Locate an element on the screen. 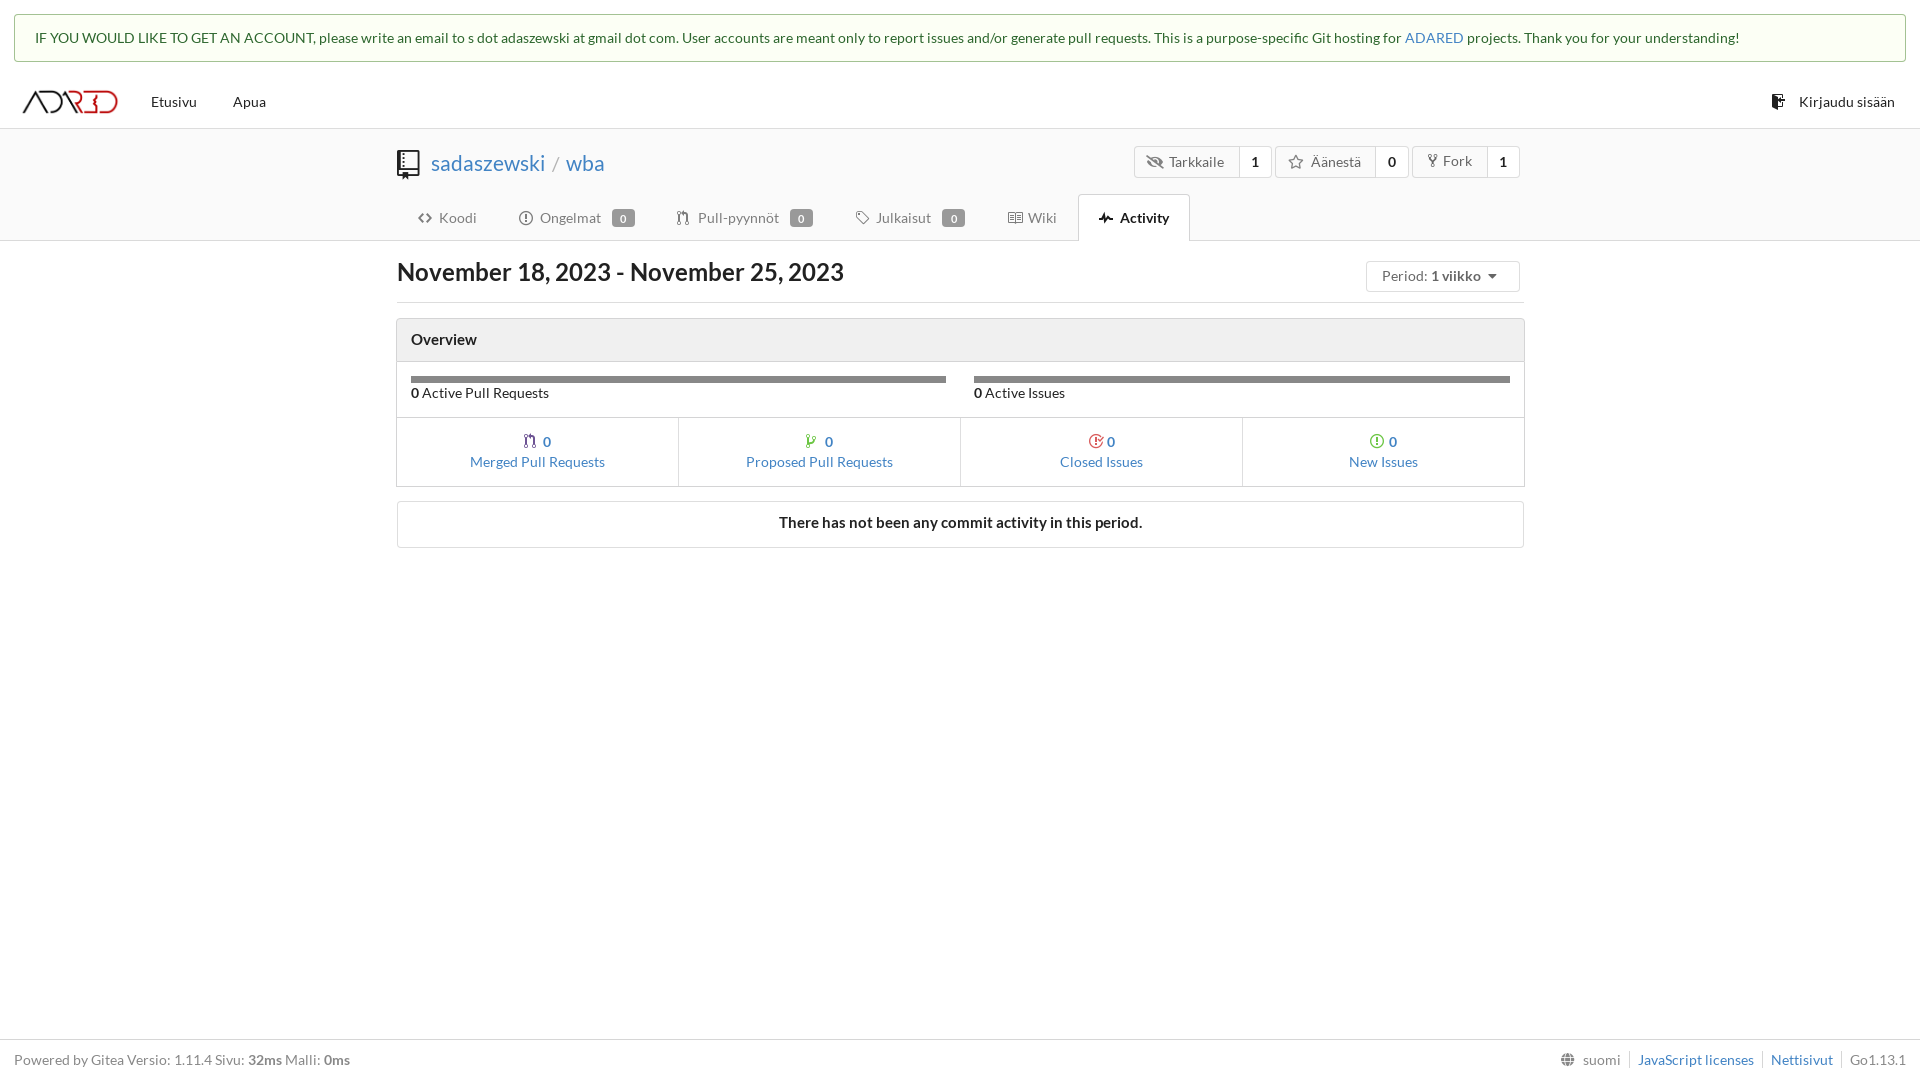 The height and width of the screenshot is (1080, 1920). '0 is located at coordinates (536, 451).